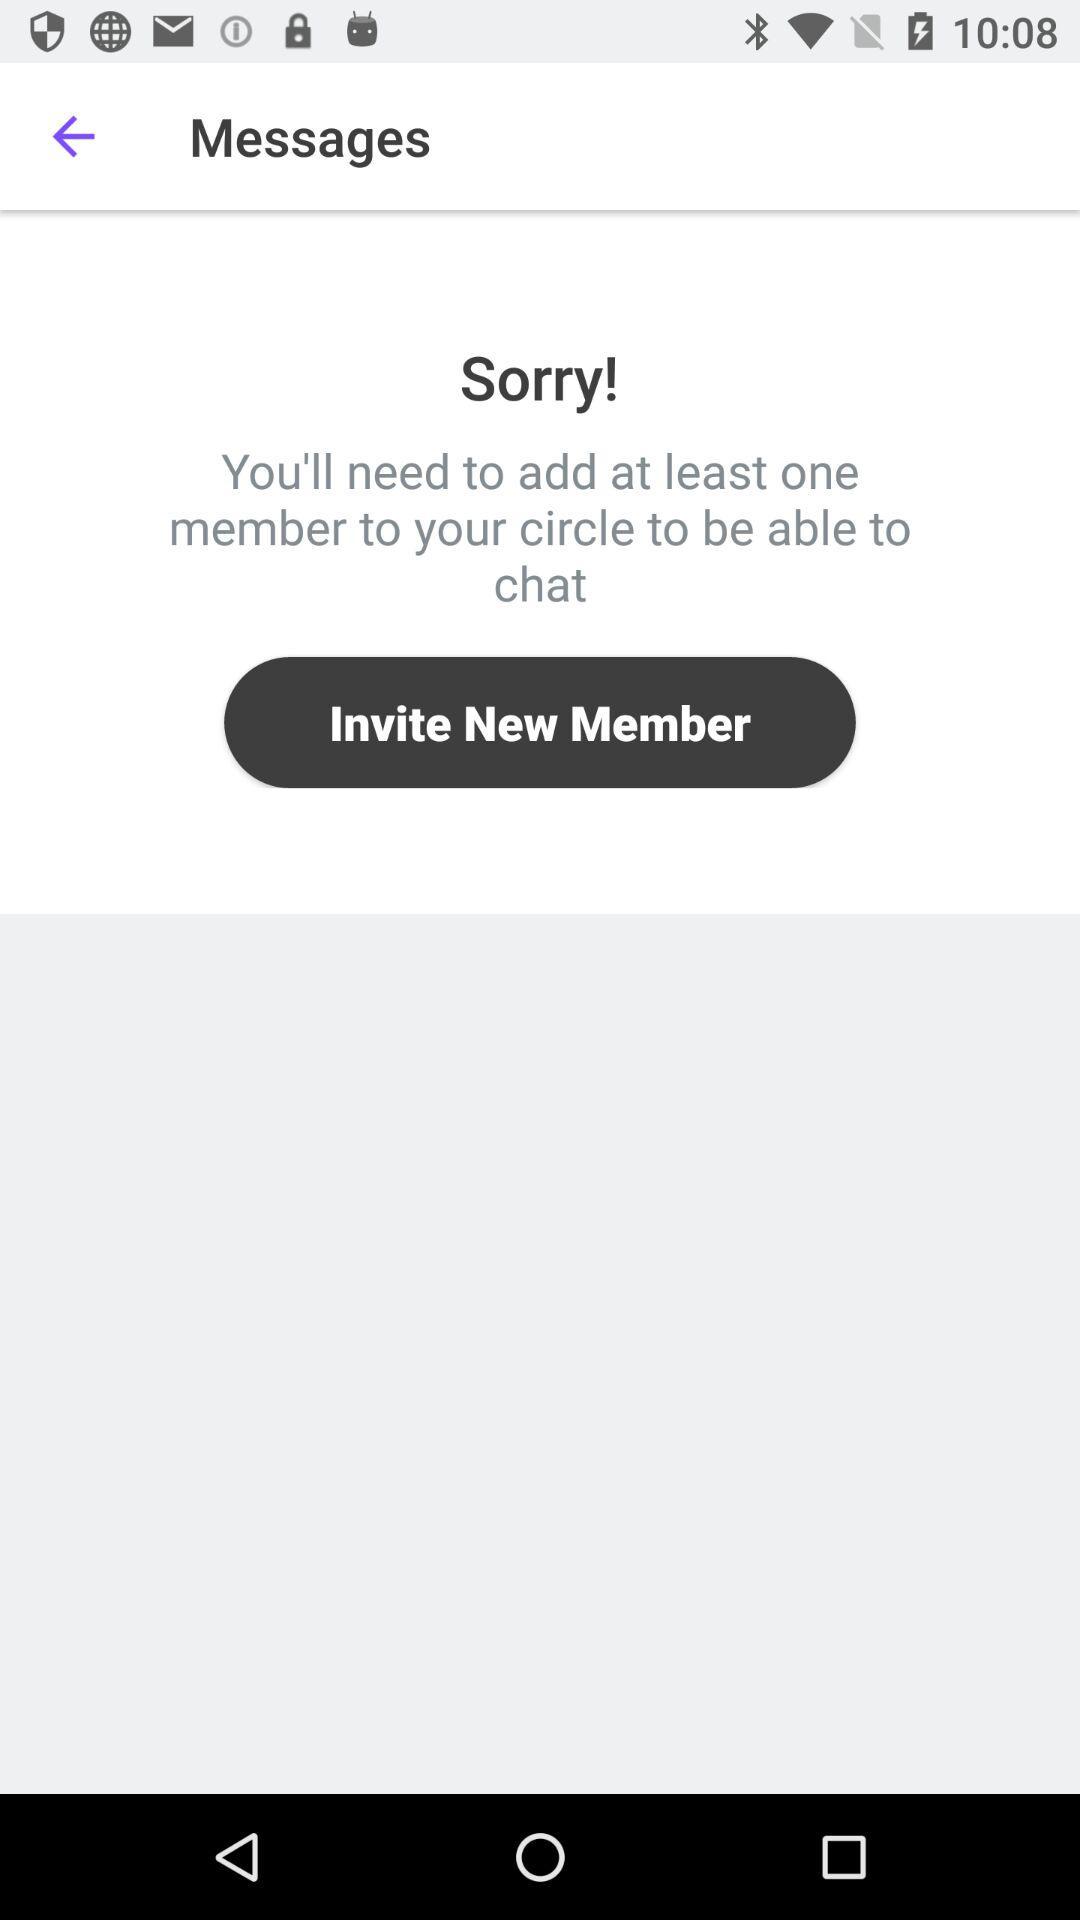 This screenshot has width=1080, height=1920. What do you see at coordinates (540, 721) in the screenshot?
I see `the invite new member icon` at bounding box center [540, 721].